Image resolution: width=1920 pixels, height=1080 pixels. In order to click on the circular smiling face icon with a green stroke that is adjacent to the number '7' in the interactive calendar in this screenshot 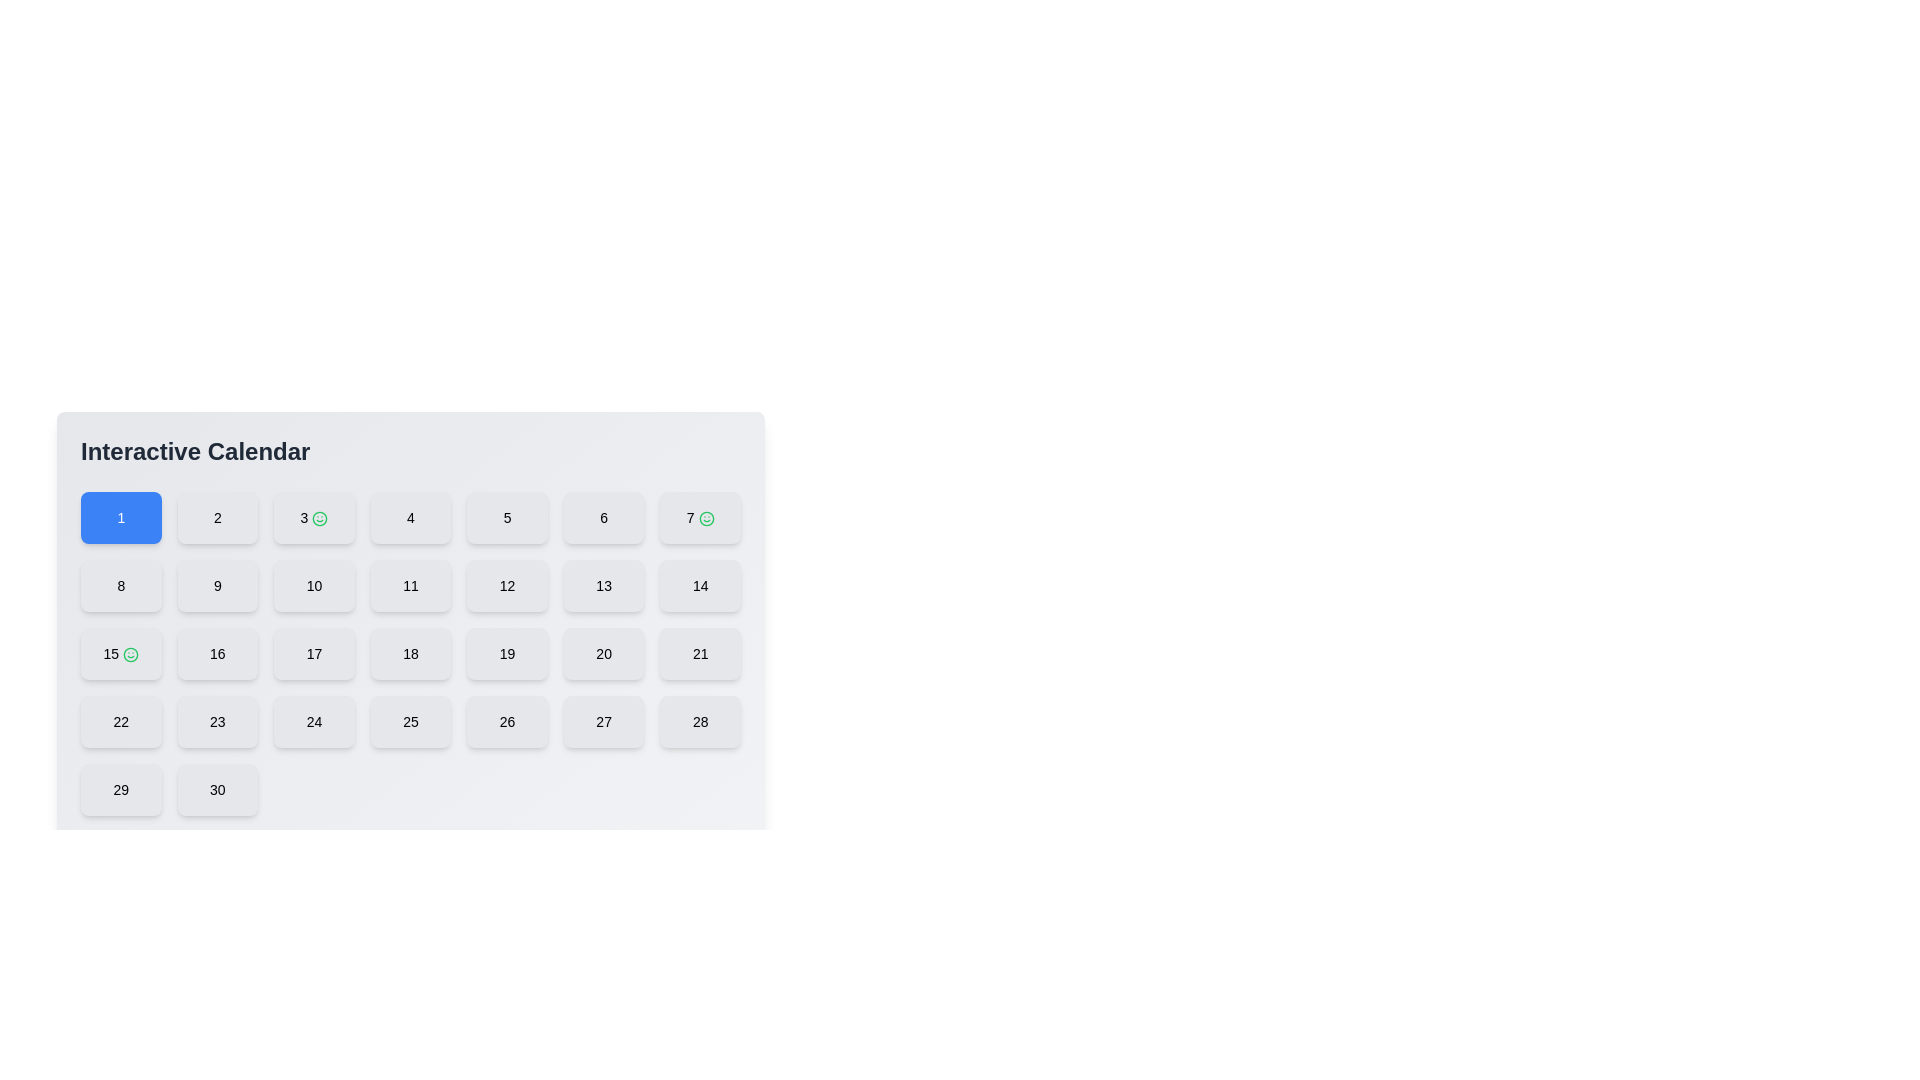, I will do `click(706, 518)`.